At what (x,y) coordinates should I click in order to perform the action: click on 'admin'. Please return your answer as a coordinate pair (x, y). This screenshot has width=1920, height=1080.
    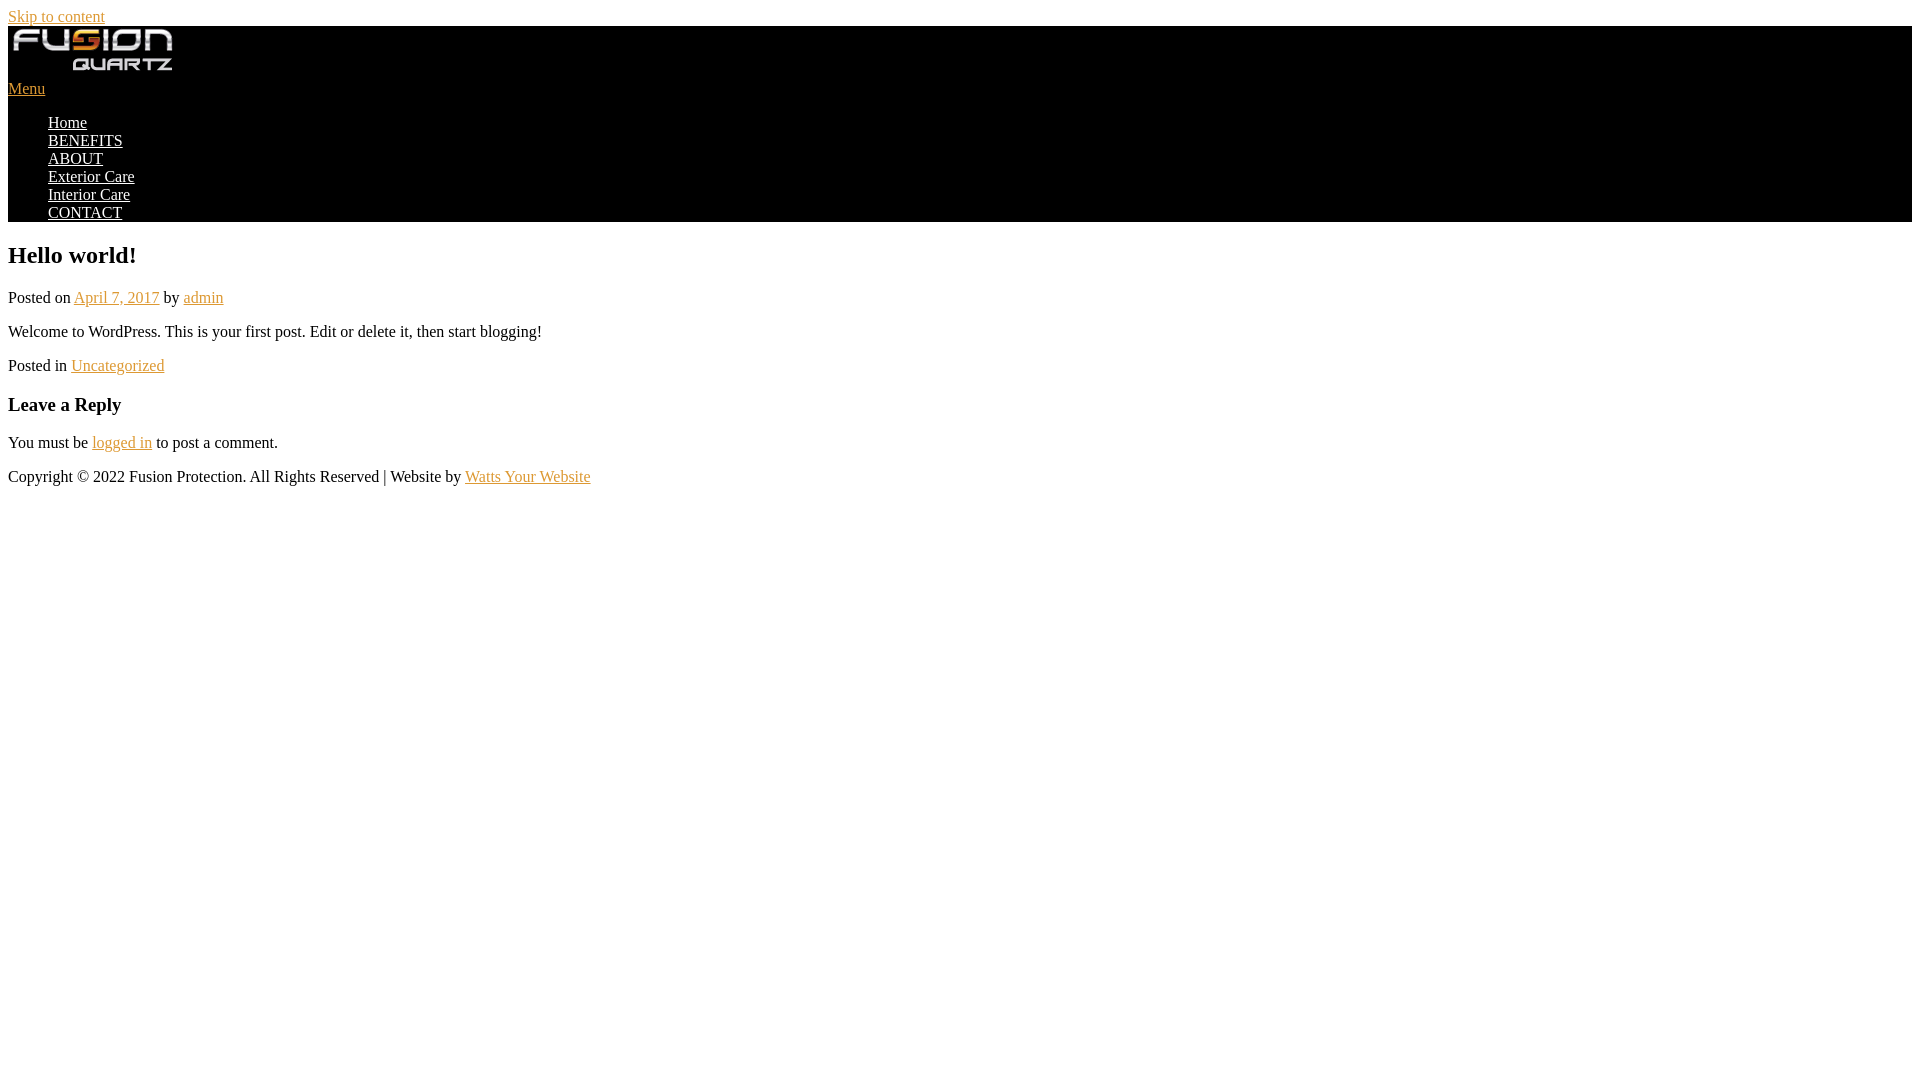
    Looking at the image, I should click on (204, 297).